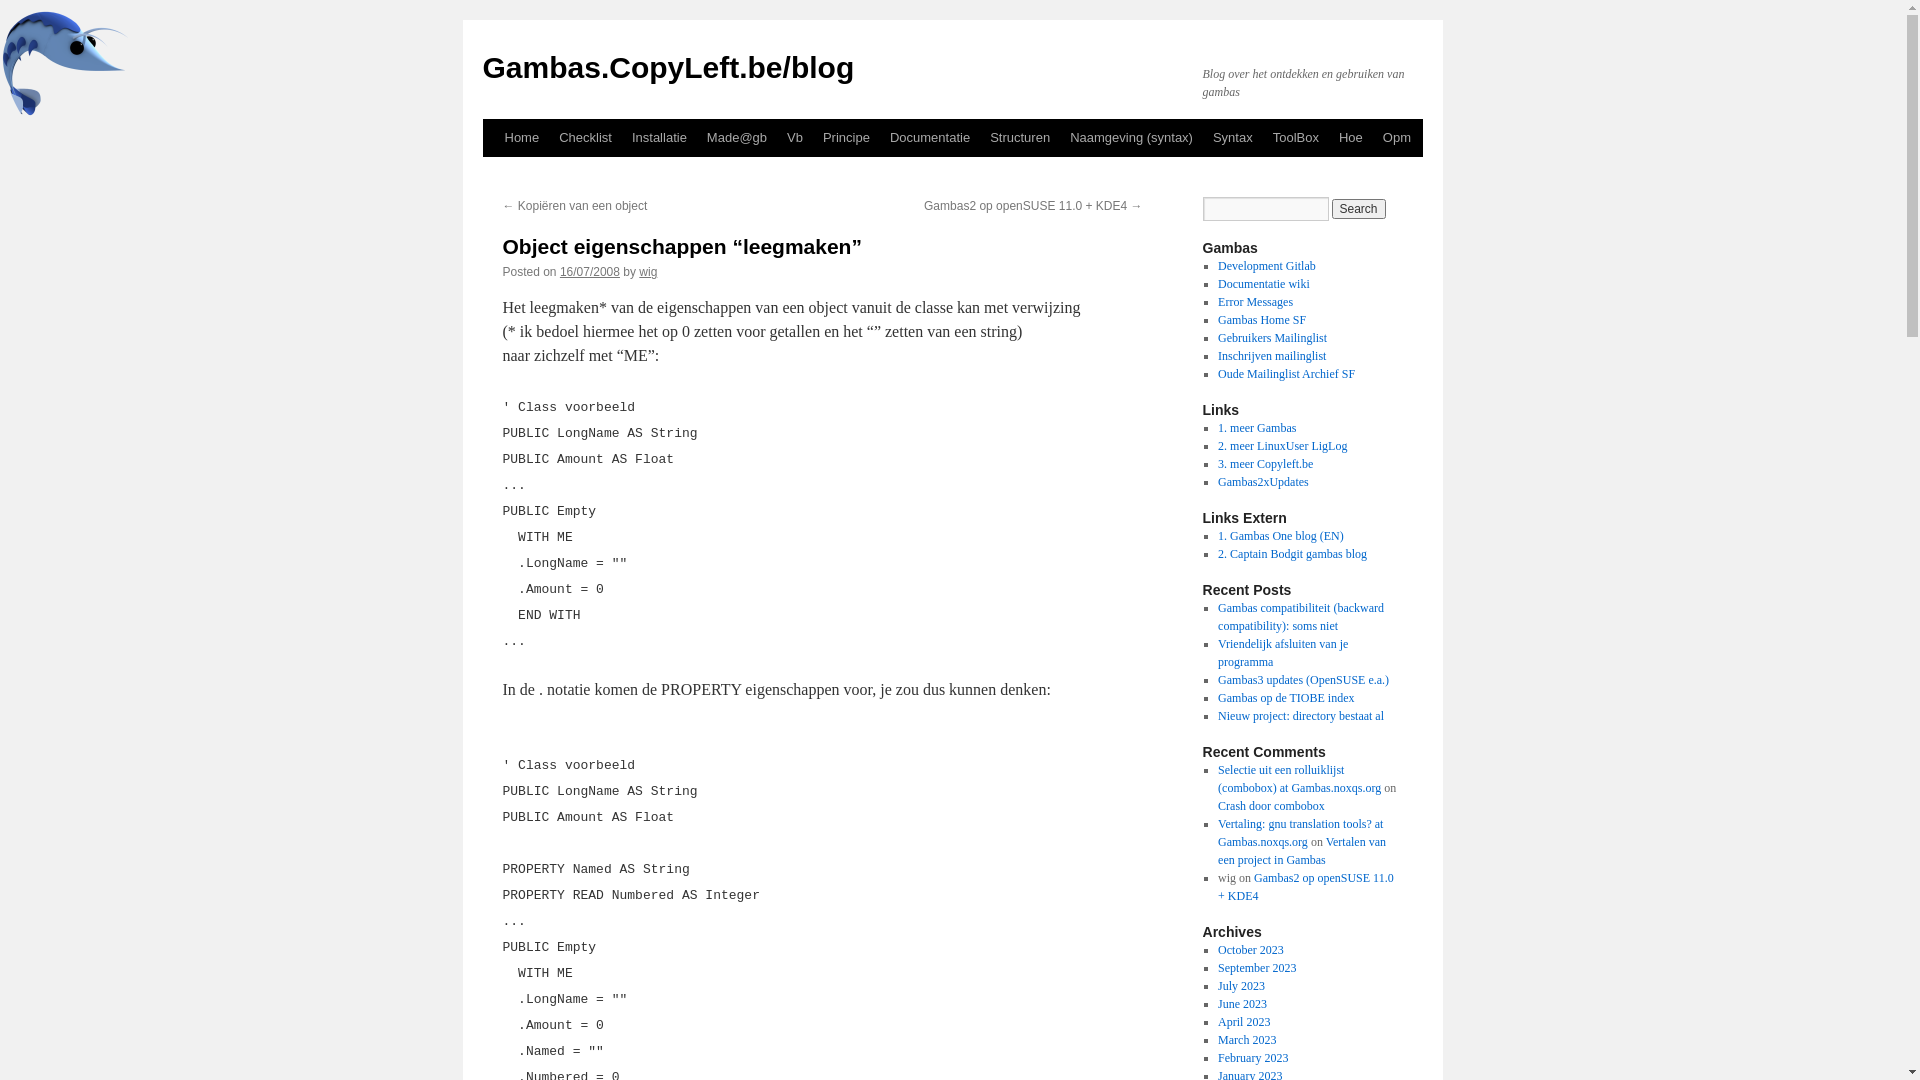 The height and width of the screenshot is (1080, 1920). I want to click on 'Gebruikers Mailinglist', so click(1271, 337).